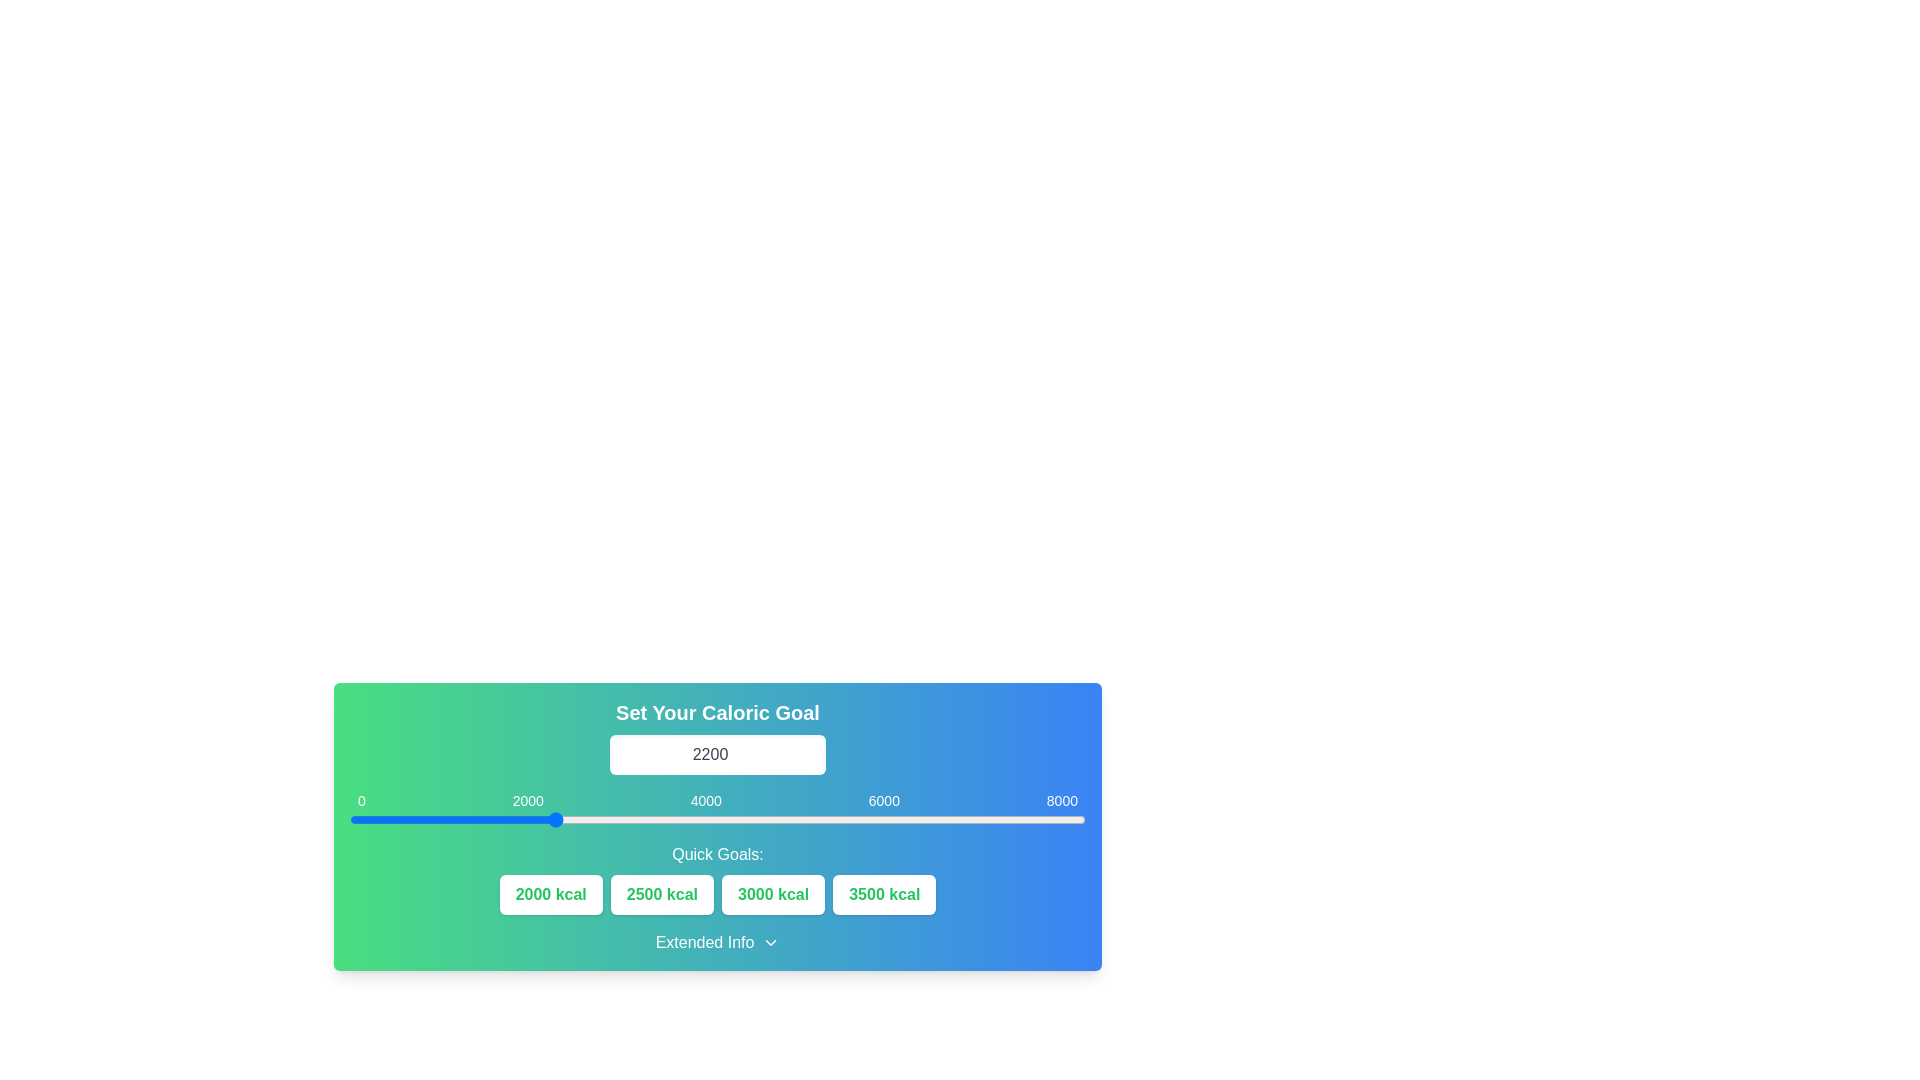  I want to click on the button labeled '3500 kcal', which is the fourth button in a series of four, located at the bottom section of the interface, so click(883, 893).